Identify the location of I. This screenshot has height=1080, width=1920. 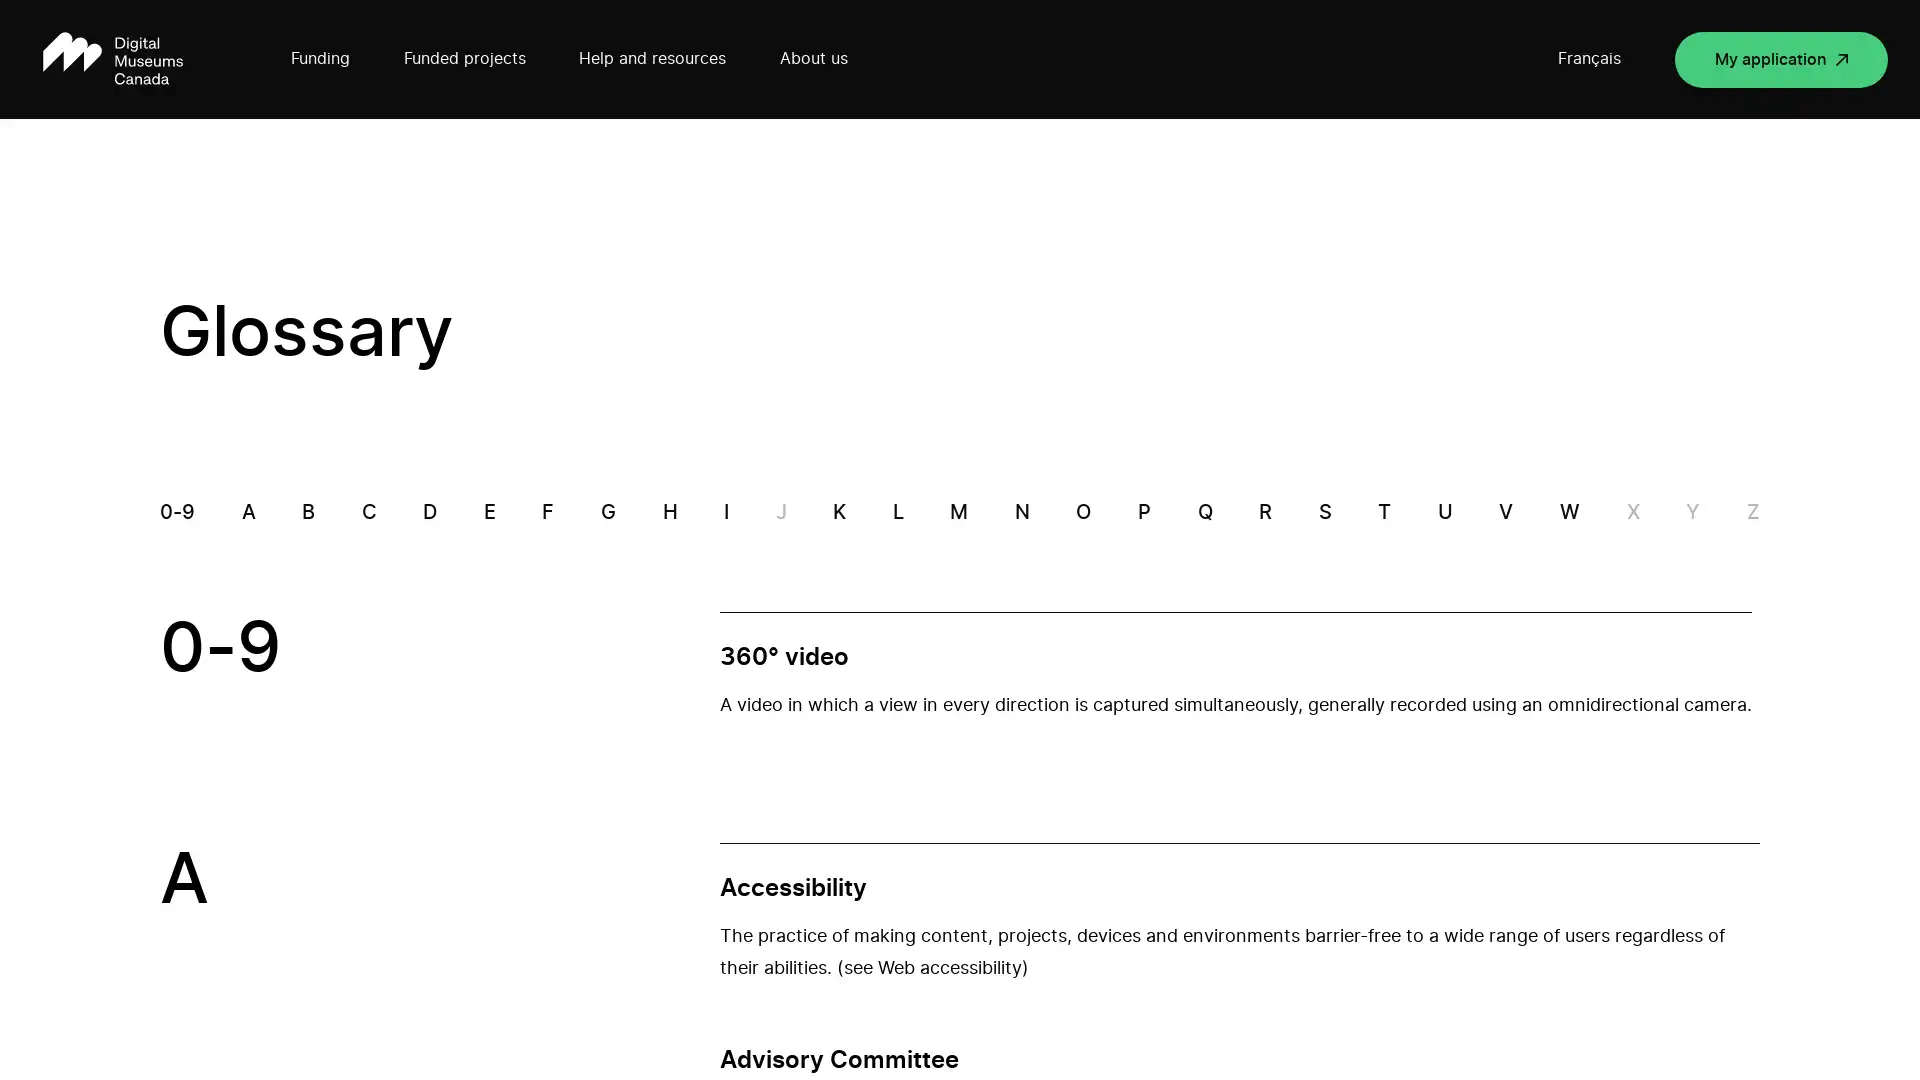
(725, 512).